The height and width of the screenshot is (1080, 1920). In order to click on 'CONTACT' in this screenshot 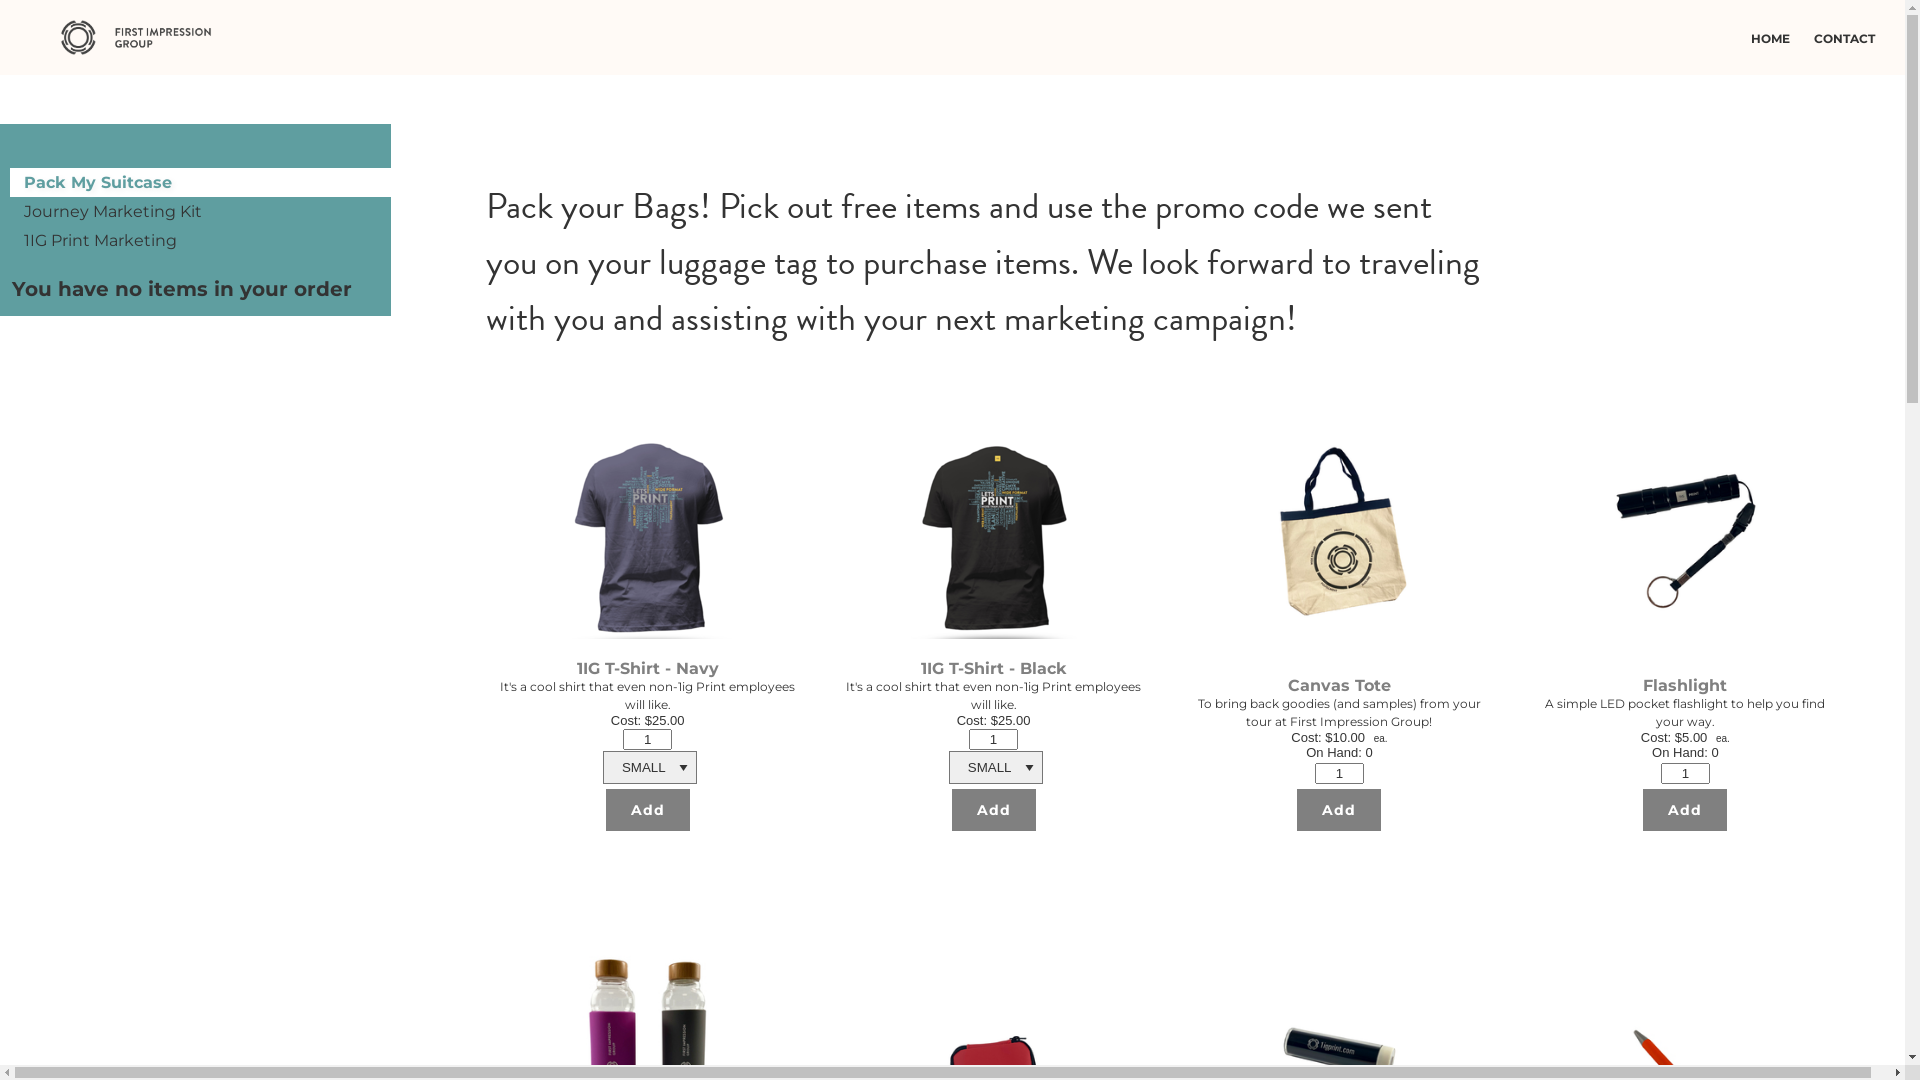, I will do `click(1848, 38)`.